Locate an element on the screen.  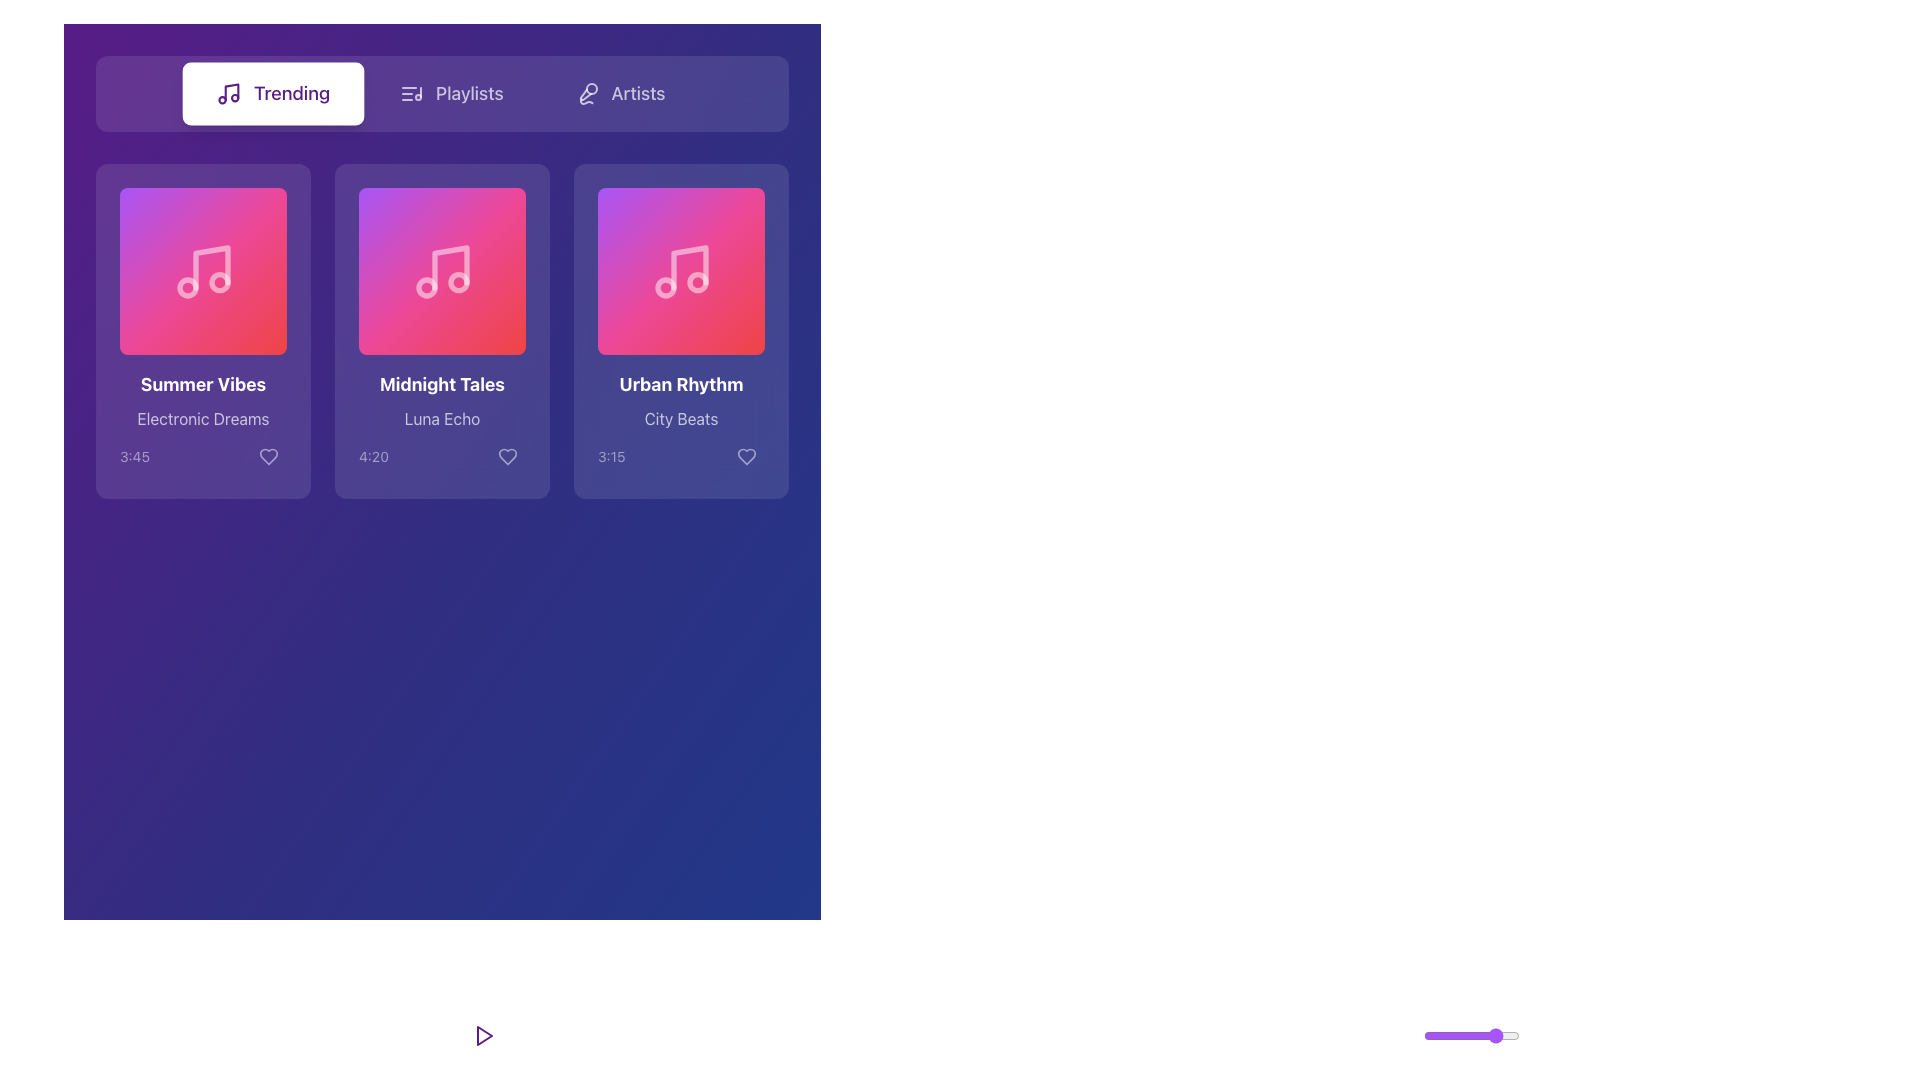
the vertical stem component of the music note icon within the SVG, which is located to the left of the 'Trending' tab is located at coordinates (232, 92).